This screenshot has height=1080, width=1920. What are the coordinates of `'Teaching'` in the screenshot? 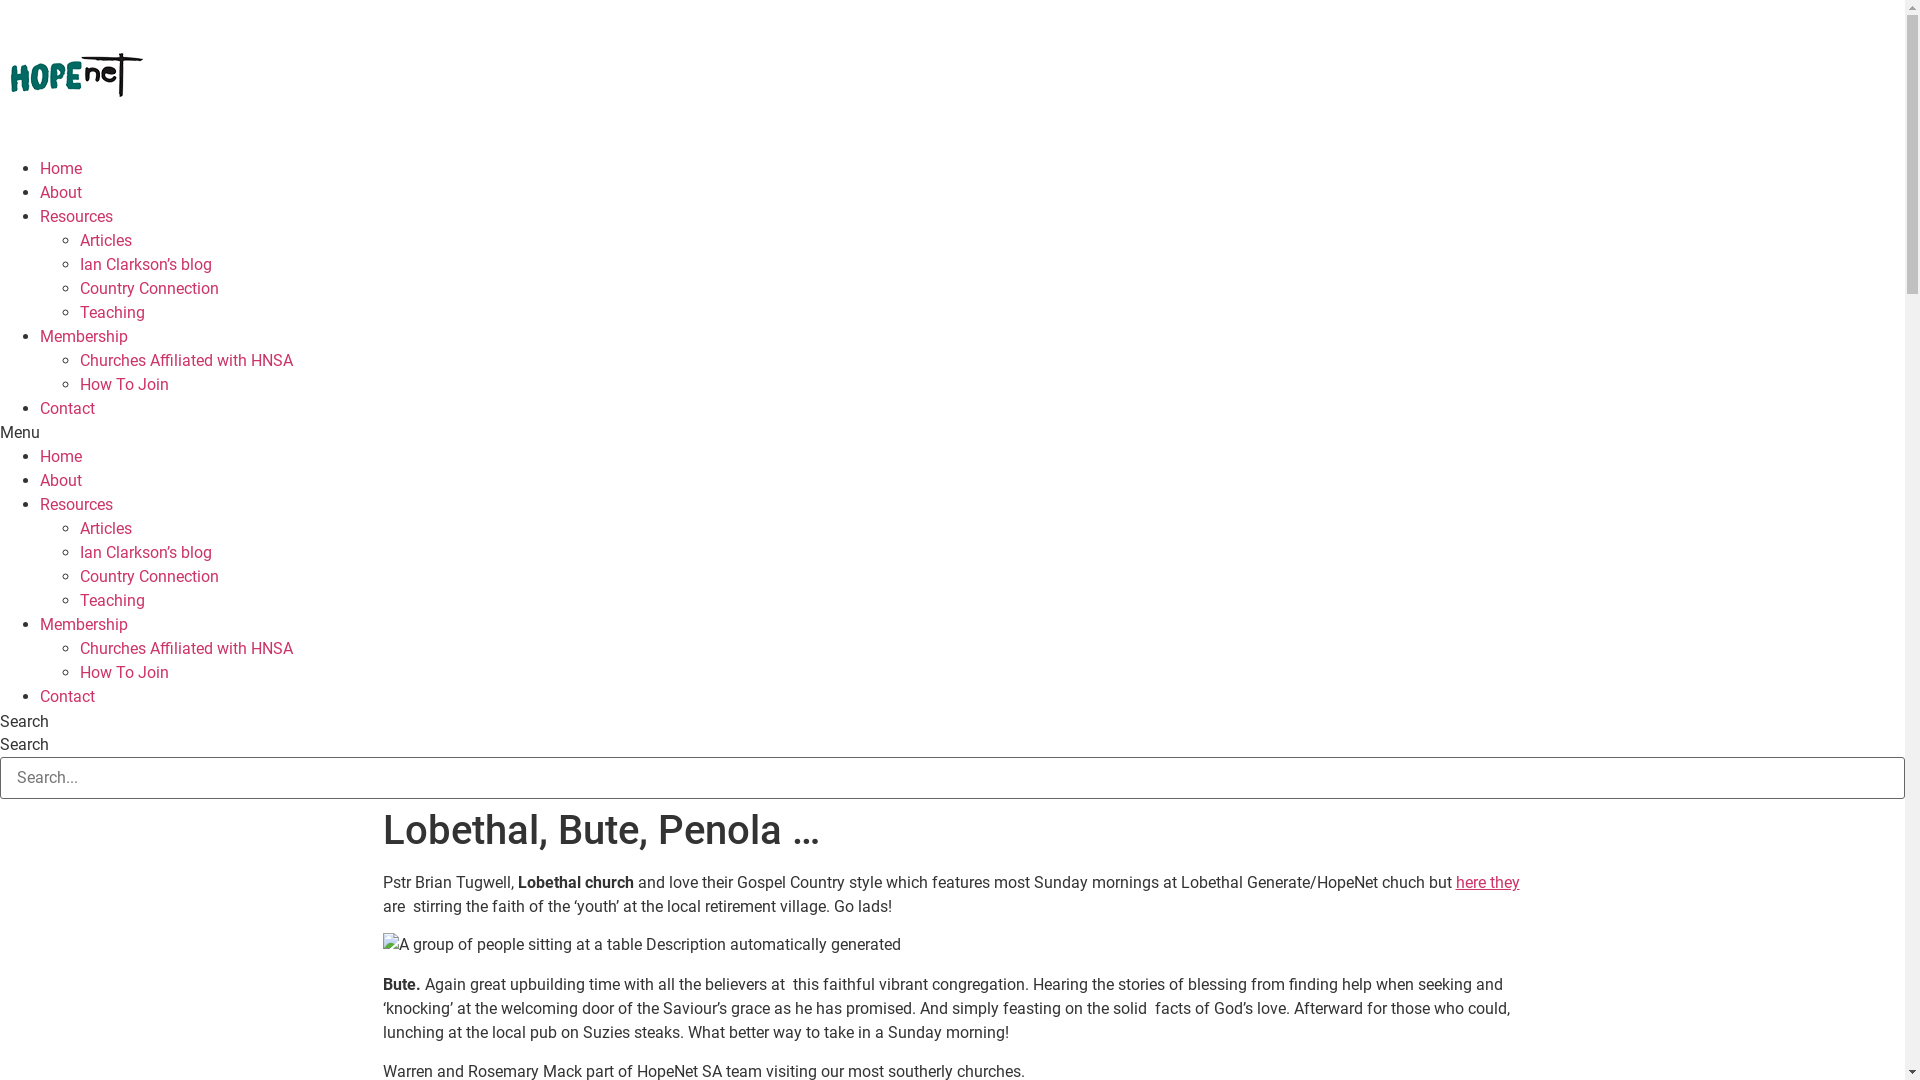 It's located at (111, 312).